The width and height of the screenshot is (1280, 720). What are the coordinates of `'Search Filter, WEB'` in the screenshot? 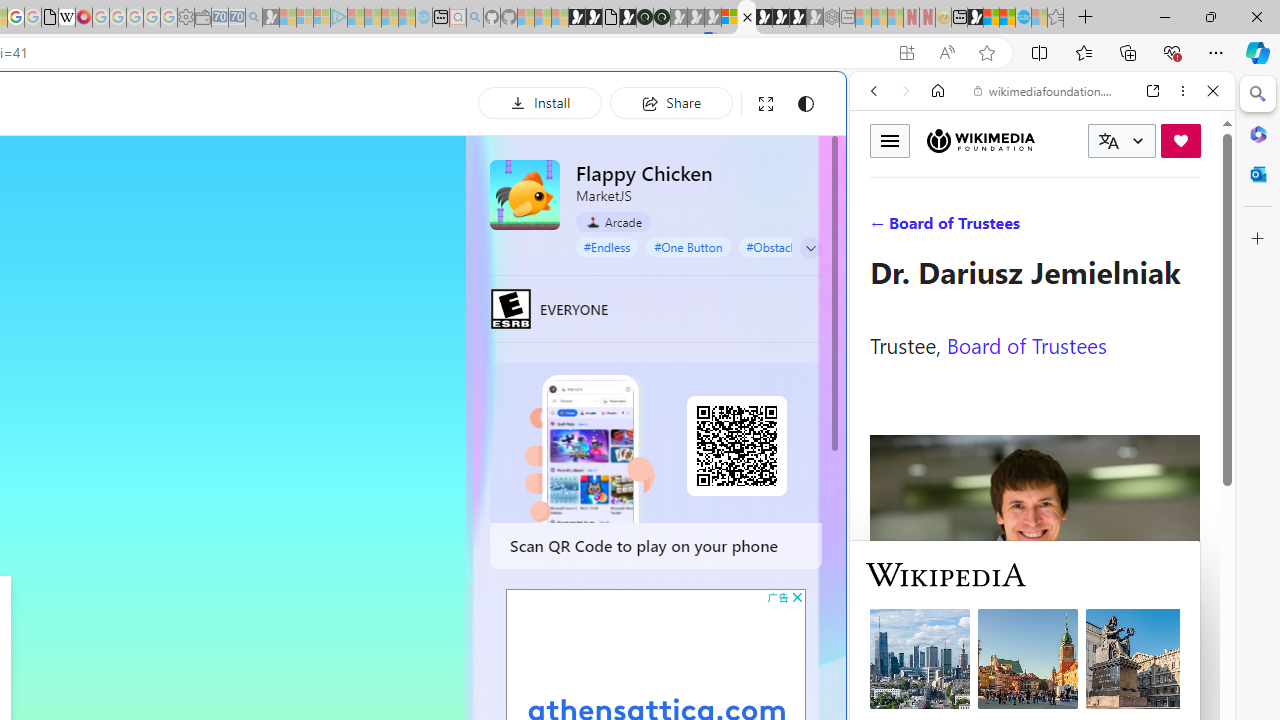 It's located at (881, 227).